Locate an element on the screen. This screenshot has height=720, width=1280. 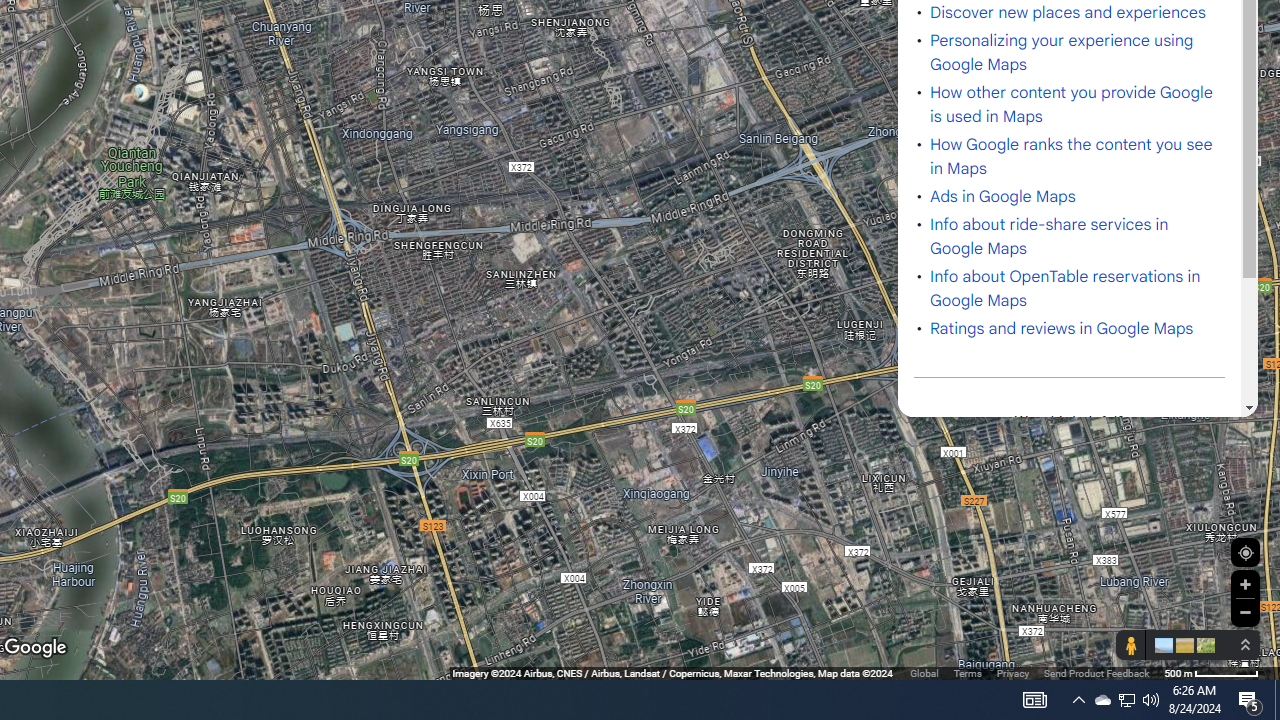
'Discover new places and experiences' is located at coordinates (1067, 12).